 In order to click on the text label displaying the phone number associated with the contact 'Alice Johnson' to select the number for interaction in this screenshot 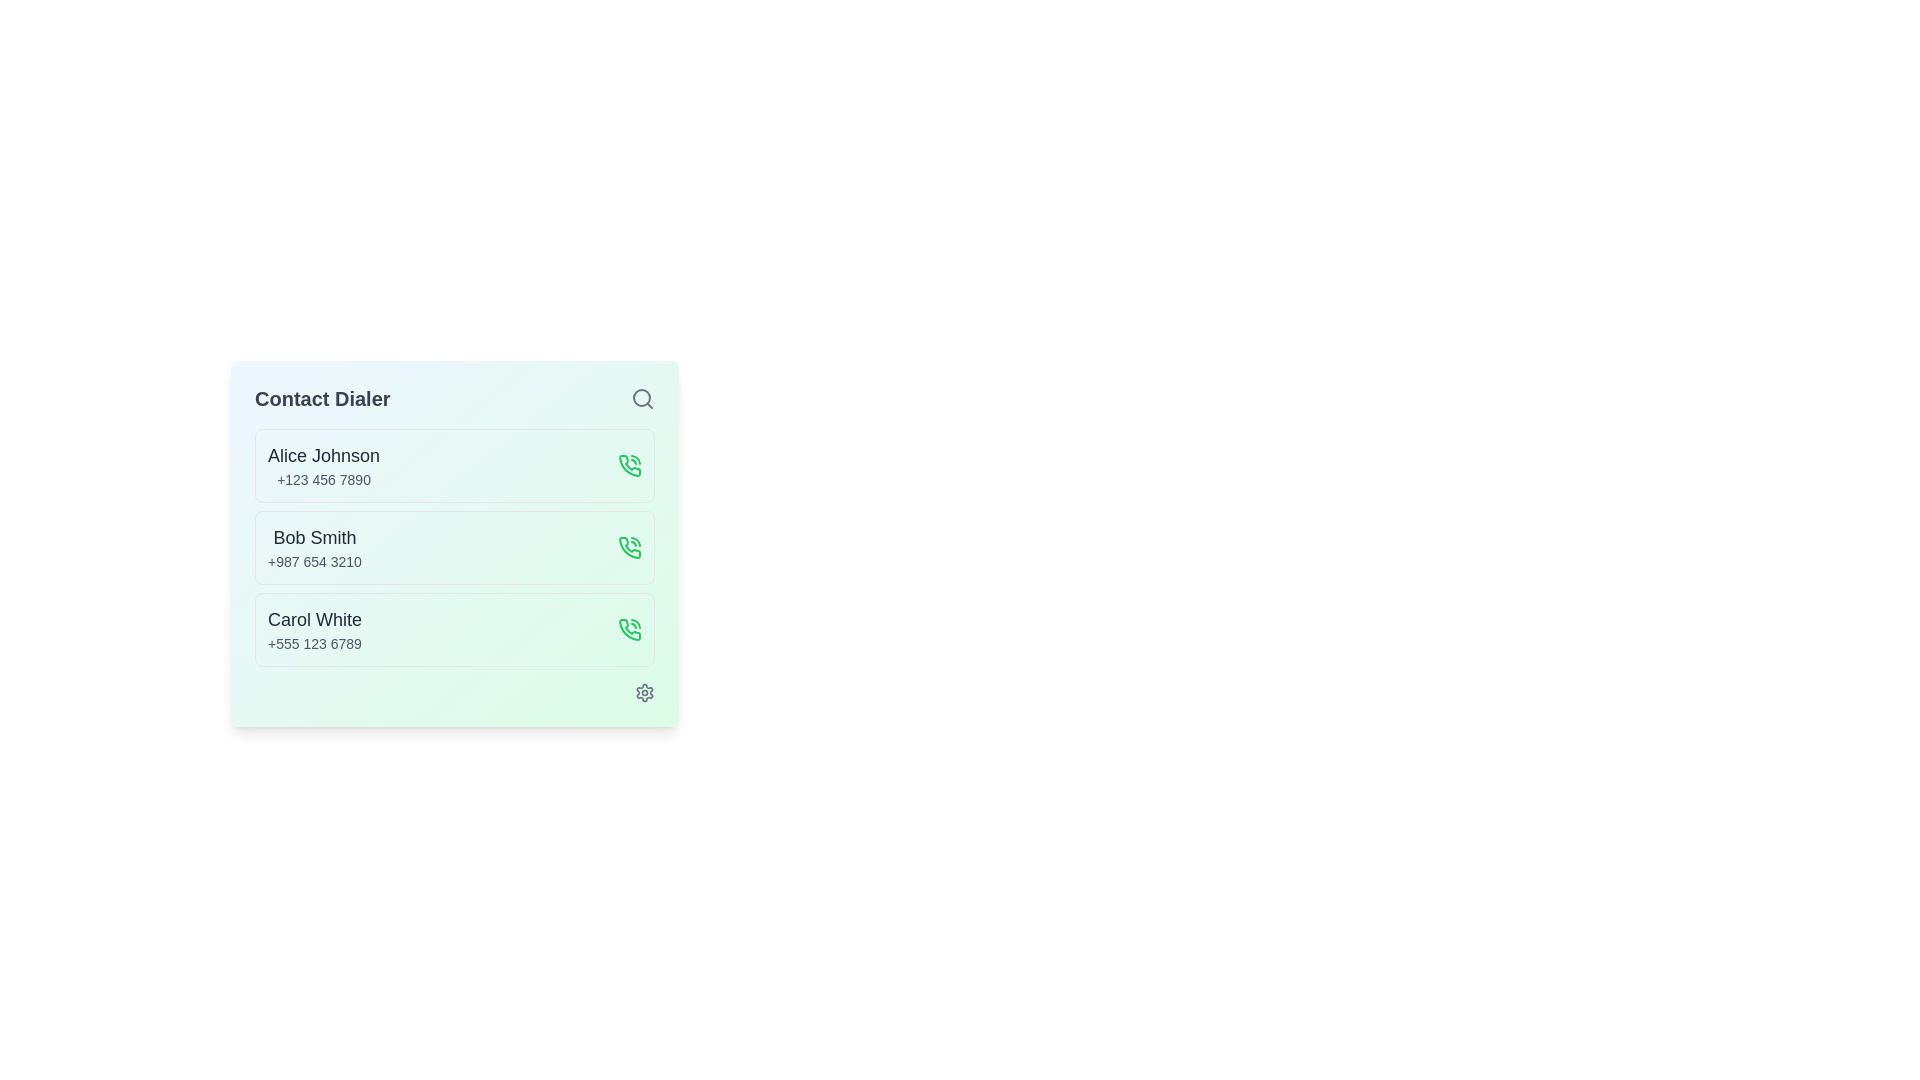, I will do `click(324, 479)`.